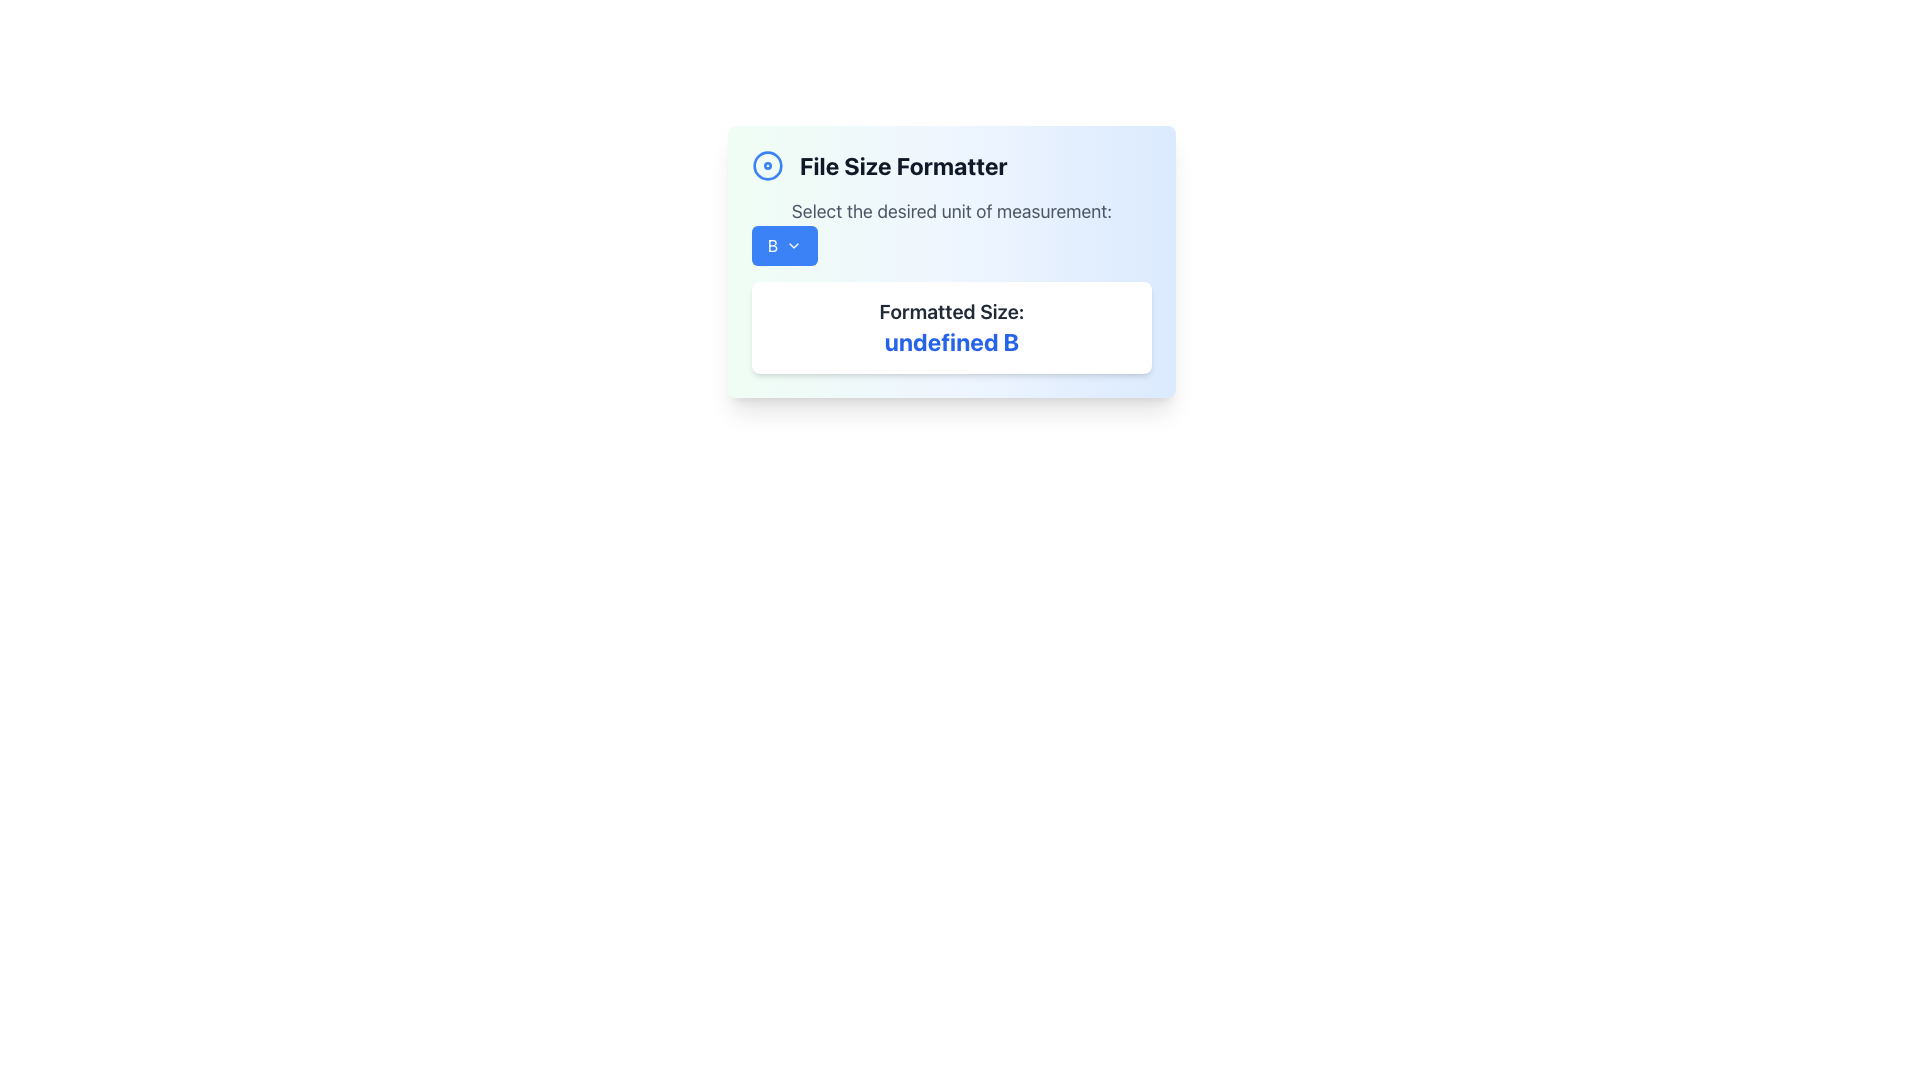 This screenshot has height=1080, width=1920. I want to click on the outer larger SVG Circle icon located at the upper-left corner of the 'File Size Formatter' card, preceding the text title of the card, so click(767, 164).